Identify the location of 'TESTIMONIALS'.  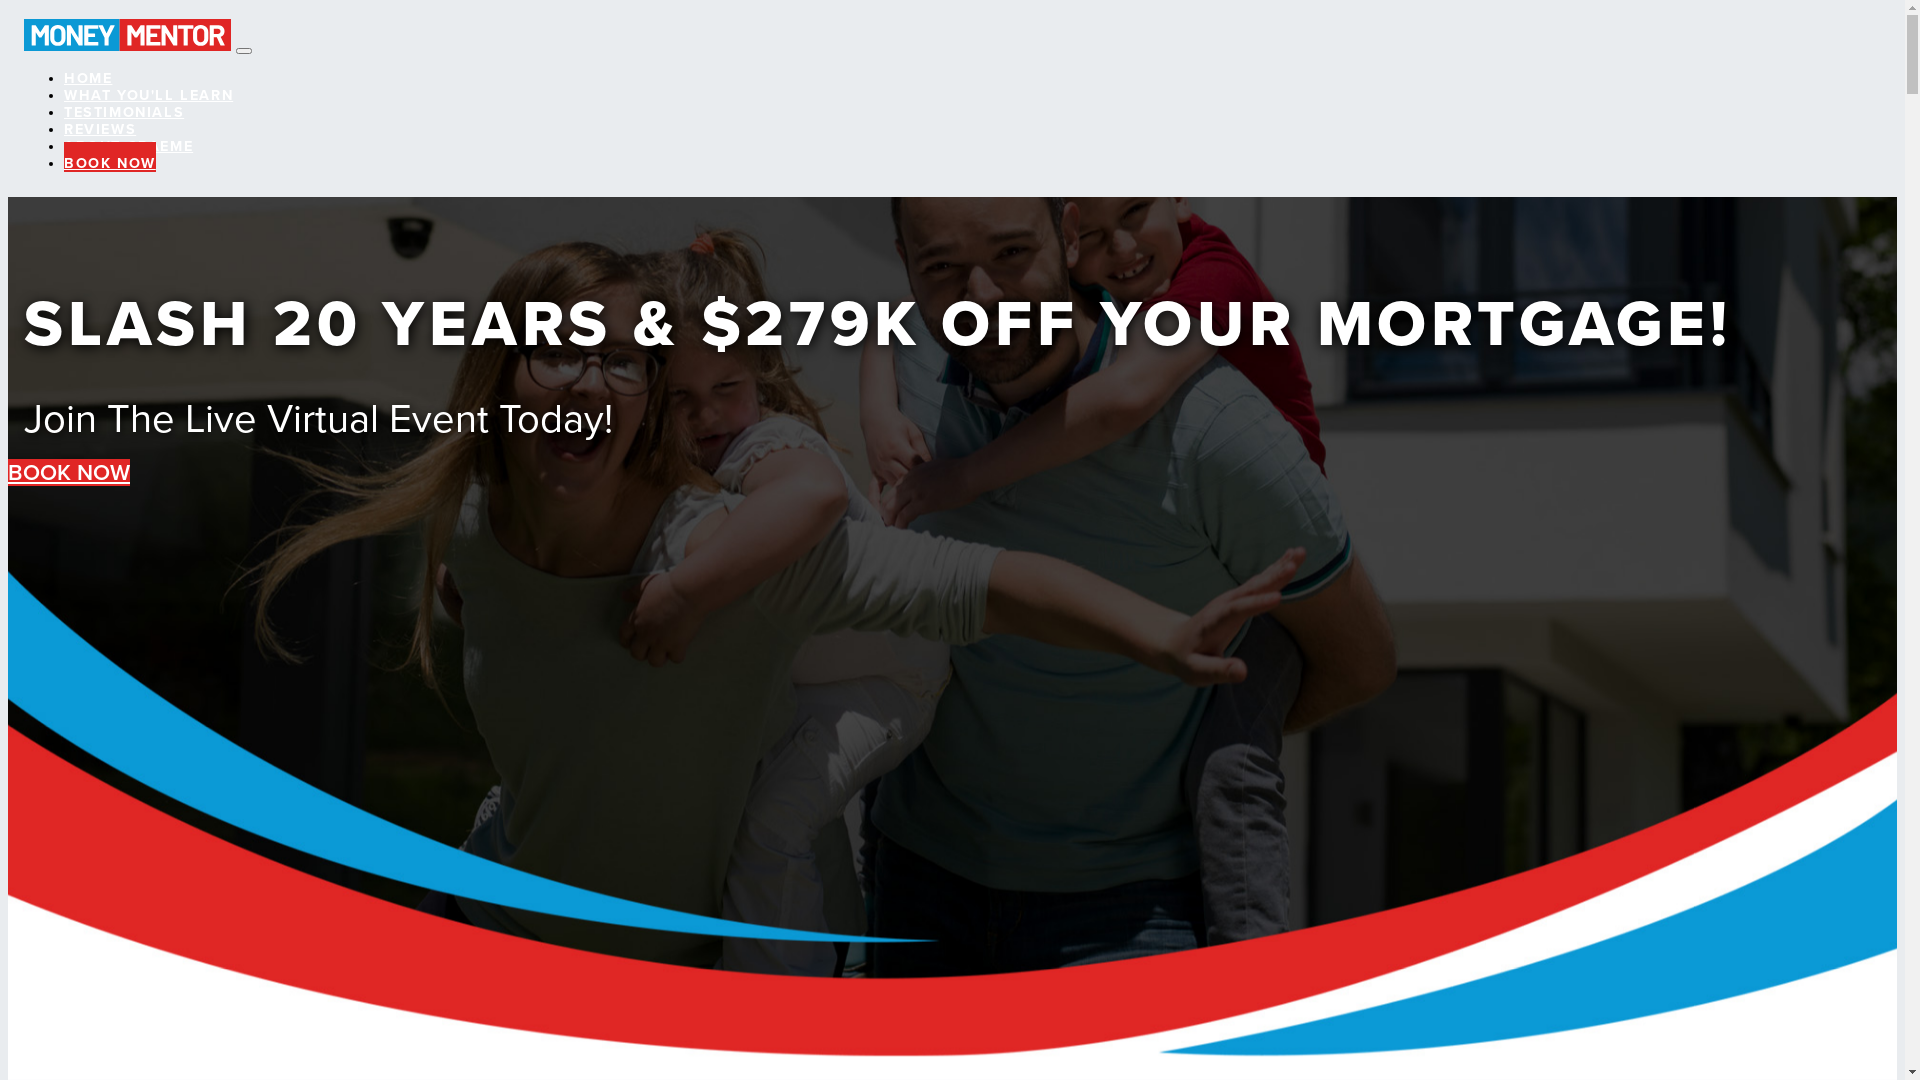
(63, 105).